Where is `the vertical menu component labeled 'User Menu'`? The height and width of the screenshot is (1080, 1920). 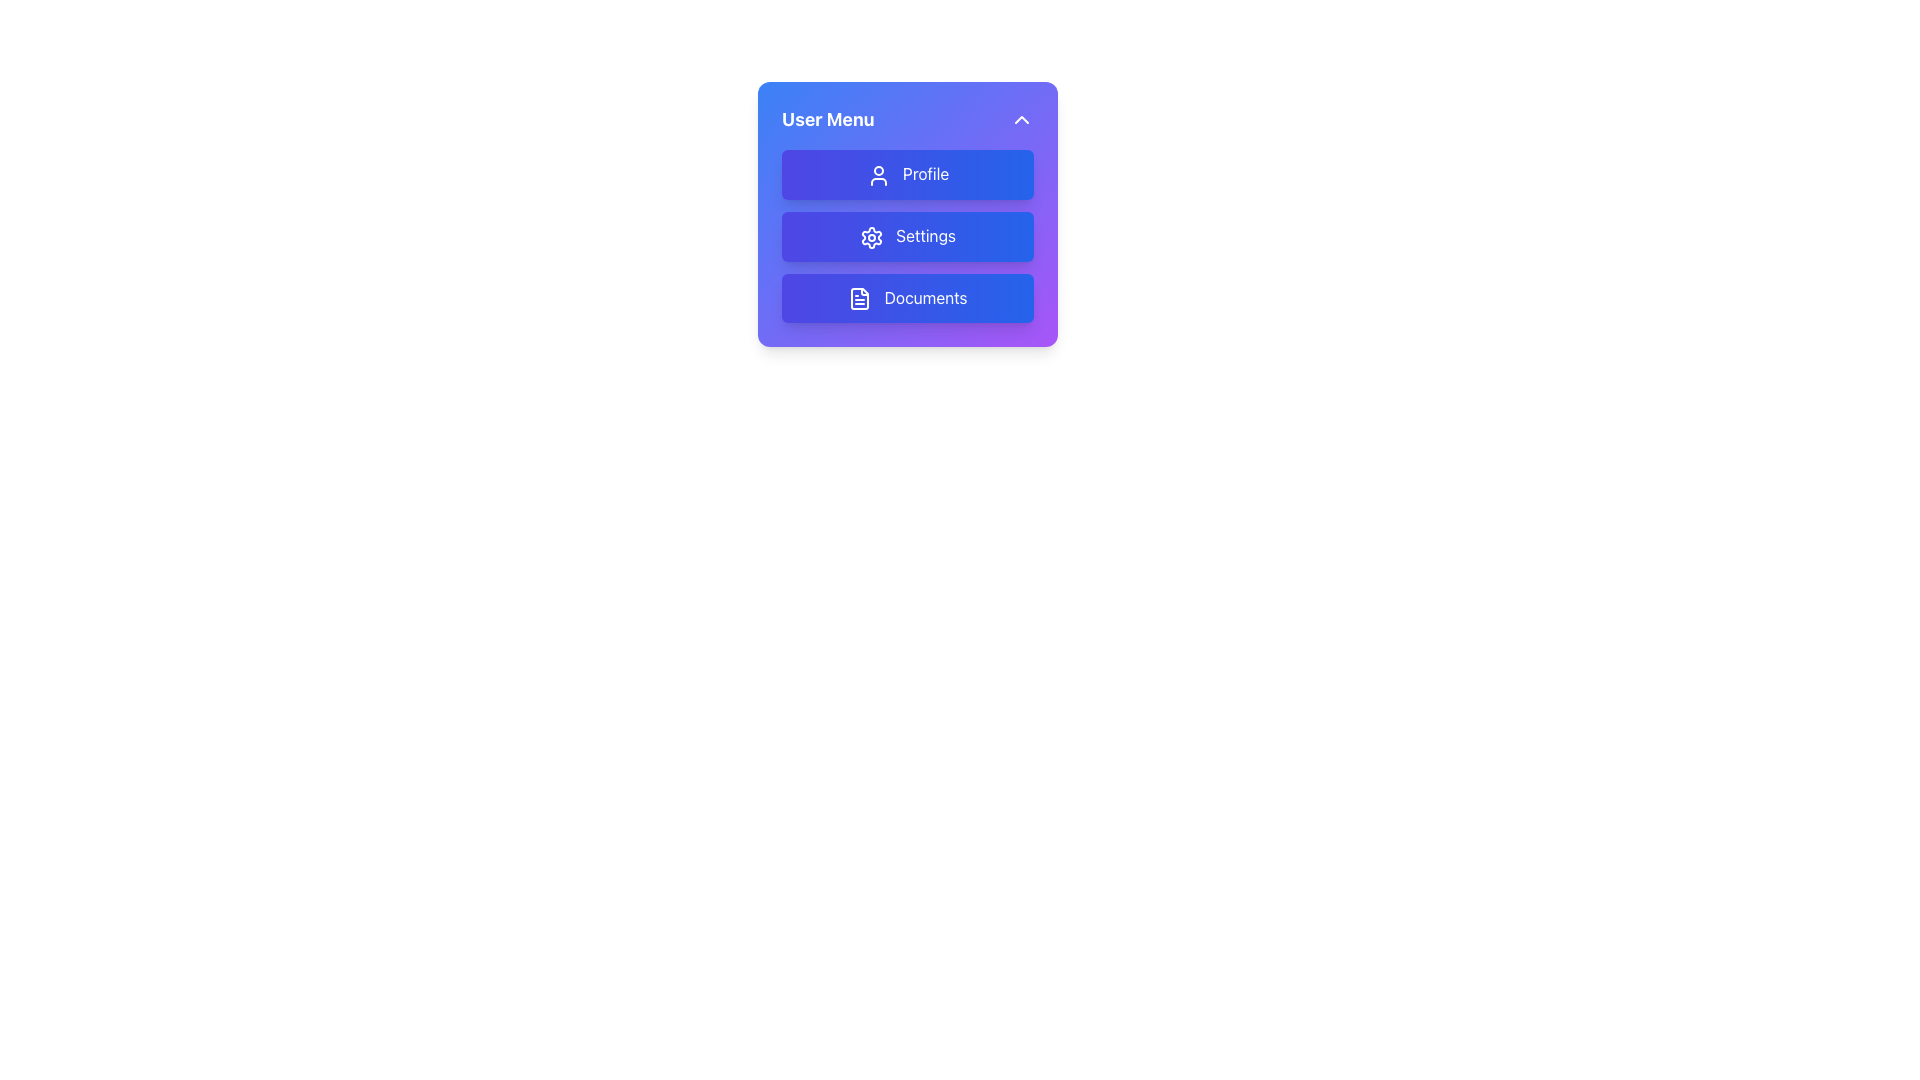 the vertical menu component labeled 'User Menu' is located at coordinates (906, 234).